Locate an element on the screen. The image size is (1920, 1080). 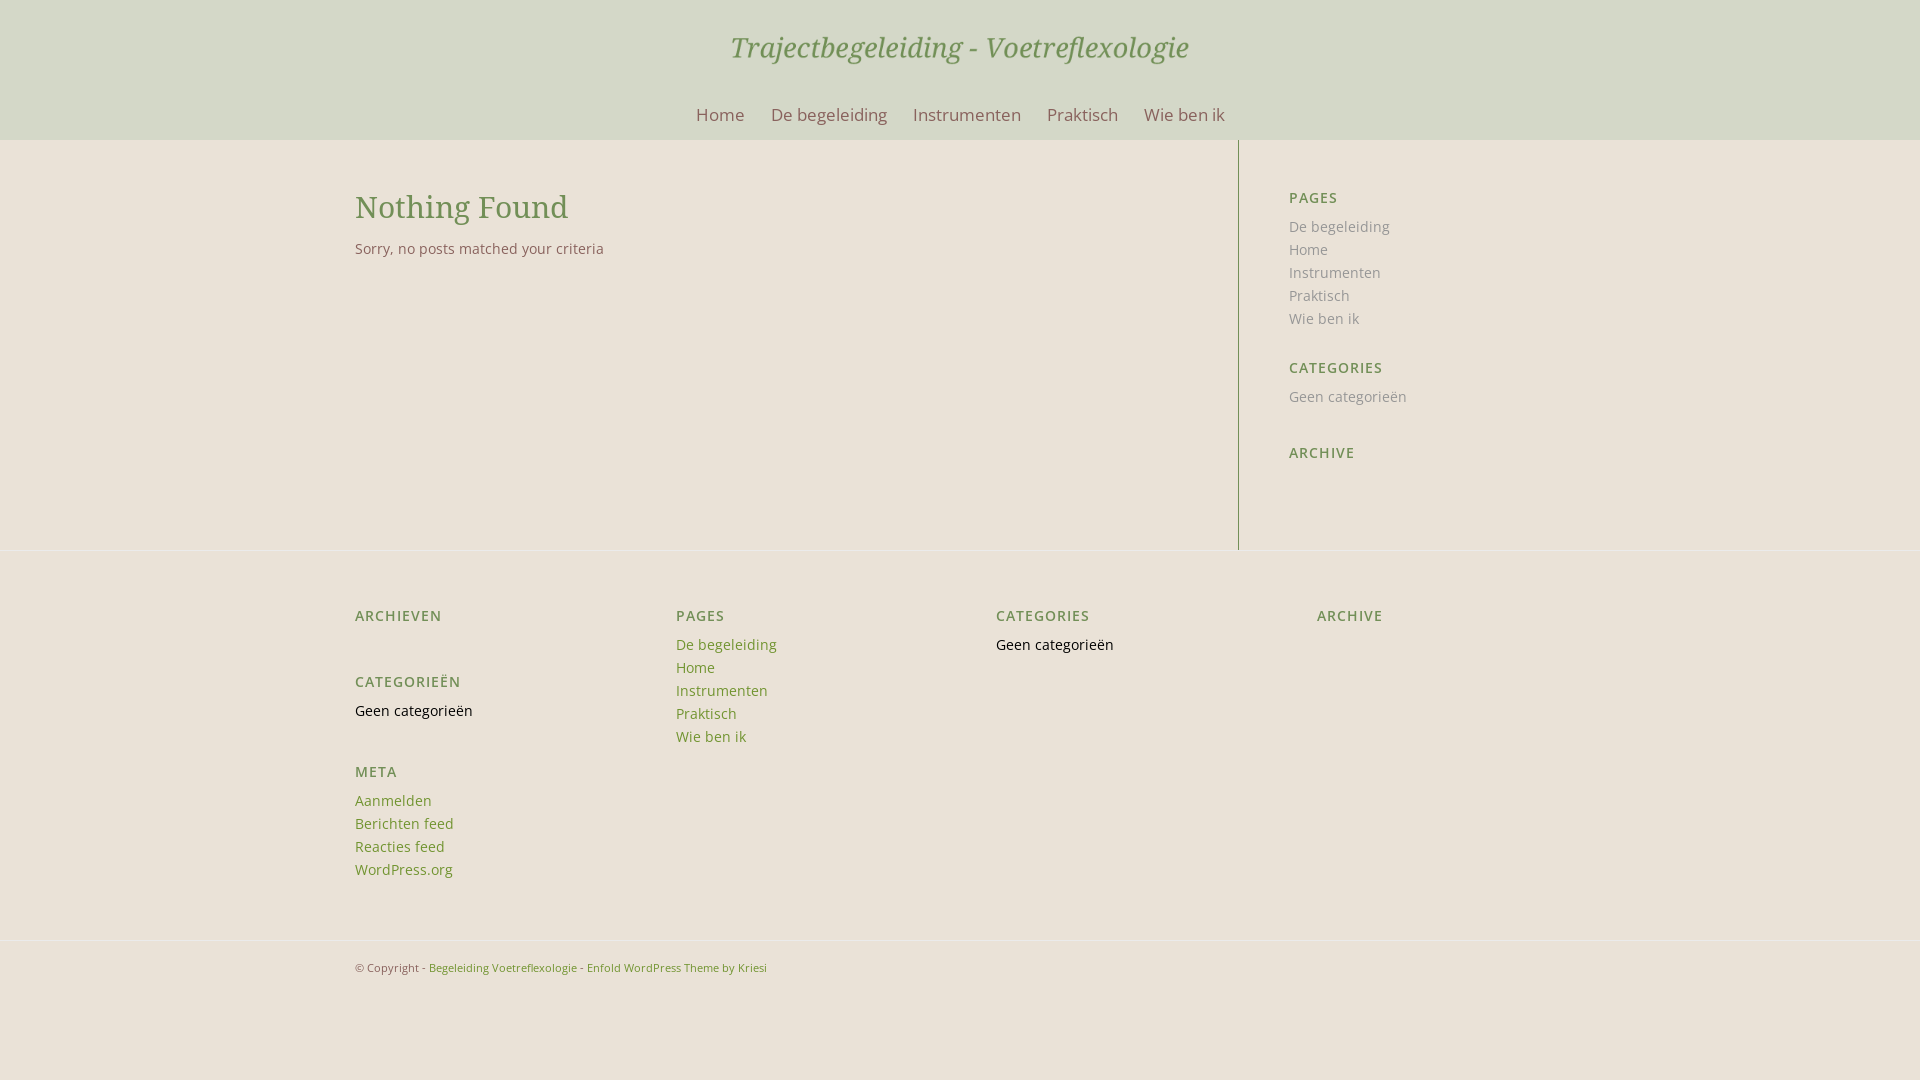
'WordPress.org' is located at coordinates (402, 868).